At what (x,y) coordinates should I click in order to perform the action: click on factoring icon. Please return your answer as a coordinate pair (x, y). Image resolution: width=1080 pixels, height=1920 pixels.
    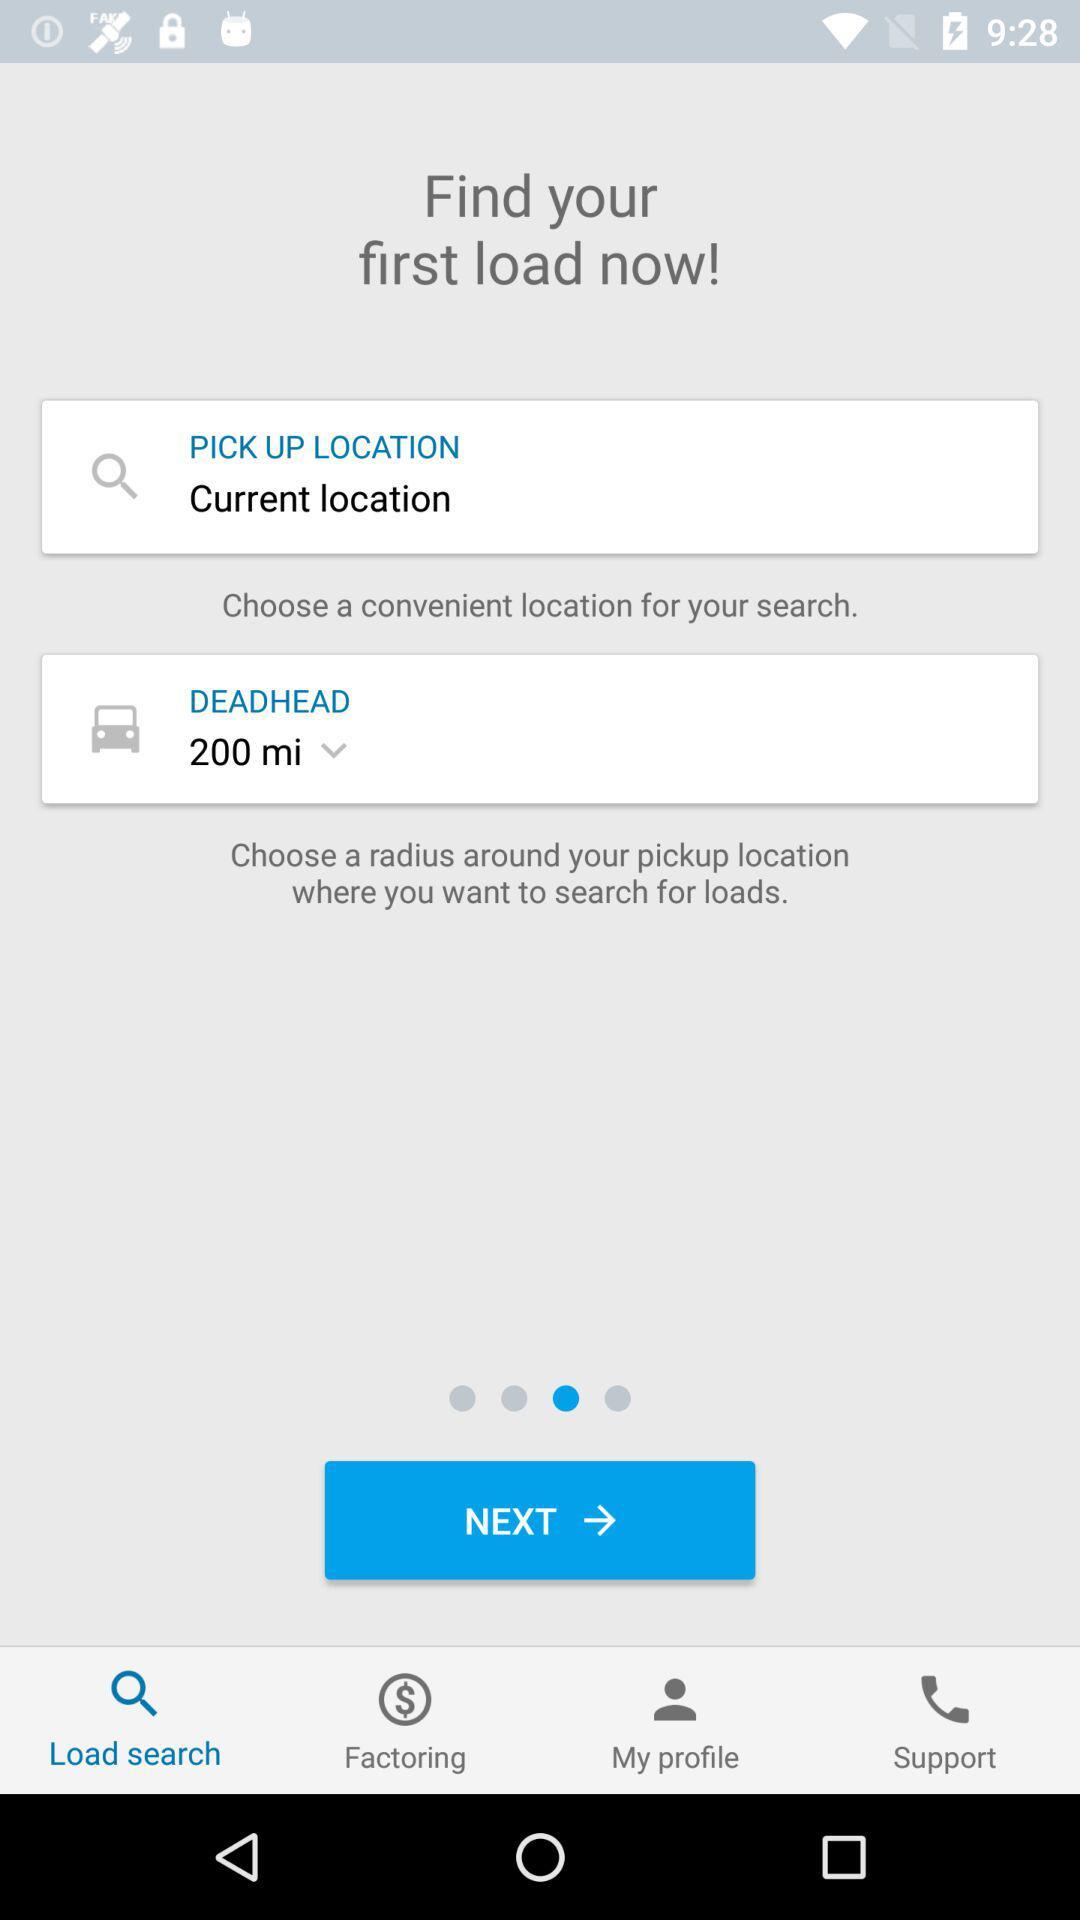
    Looking at the image, I should click on (405, 1719).